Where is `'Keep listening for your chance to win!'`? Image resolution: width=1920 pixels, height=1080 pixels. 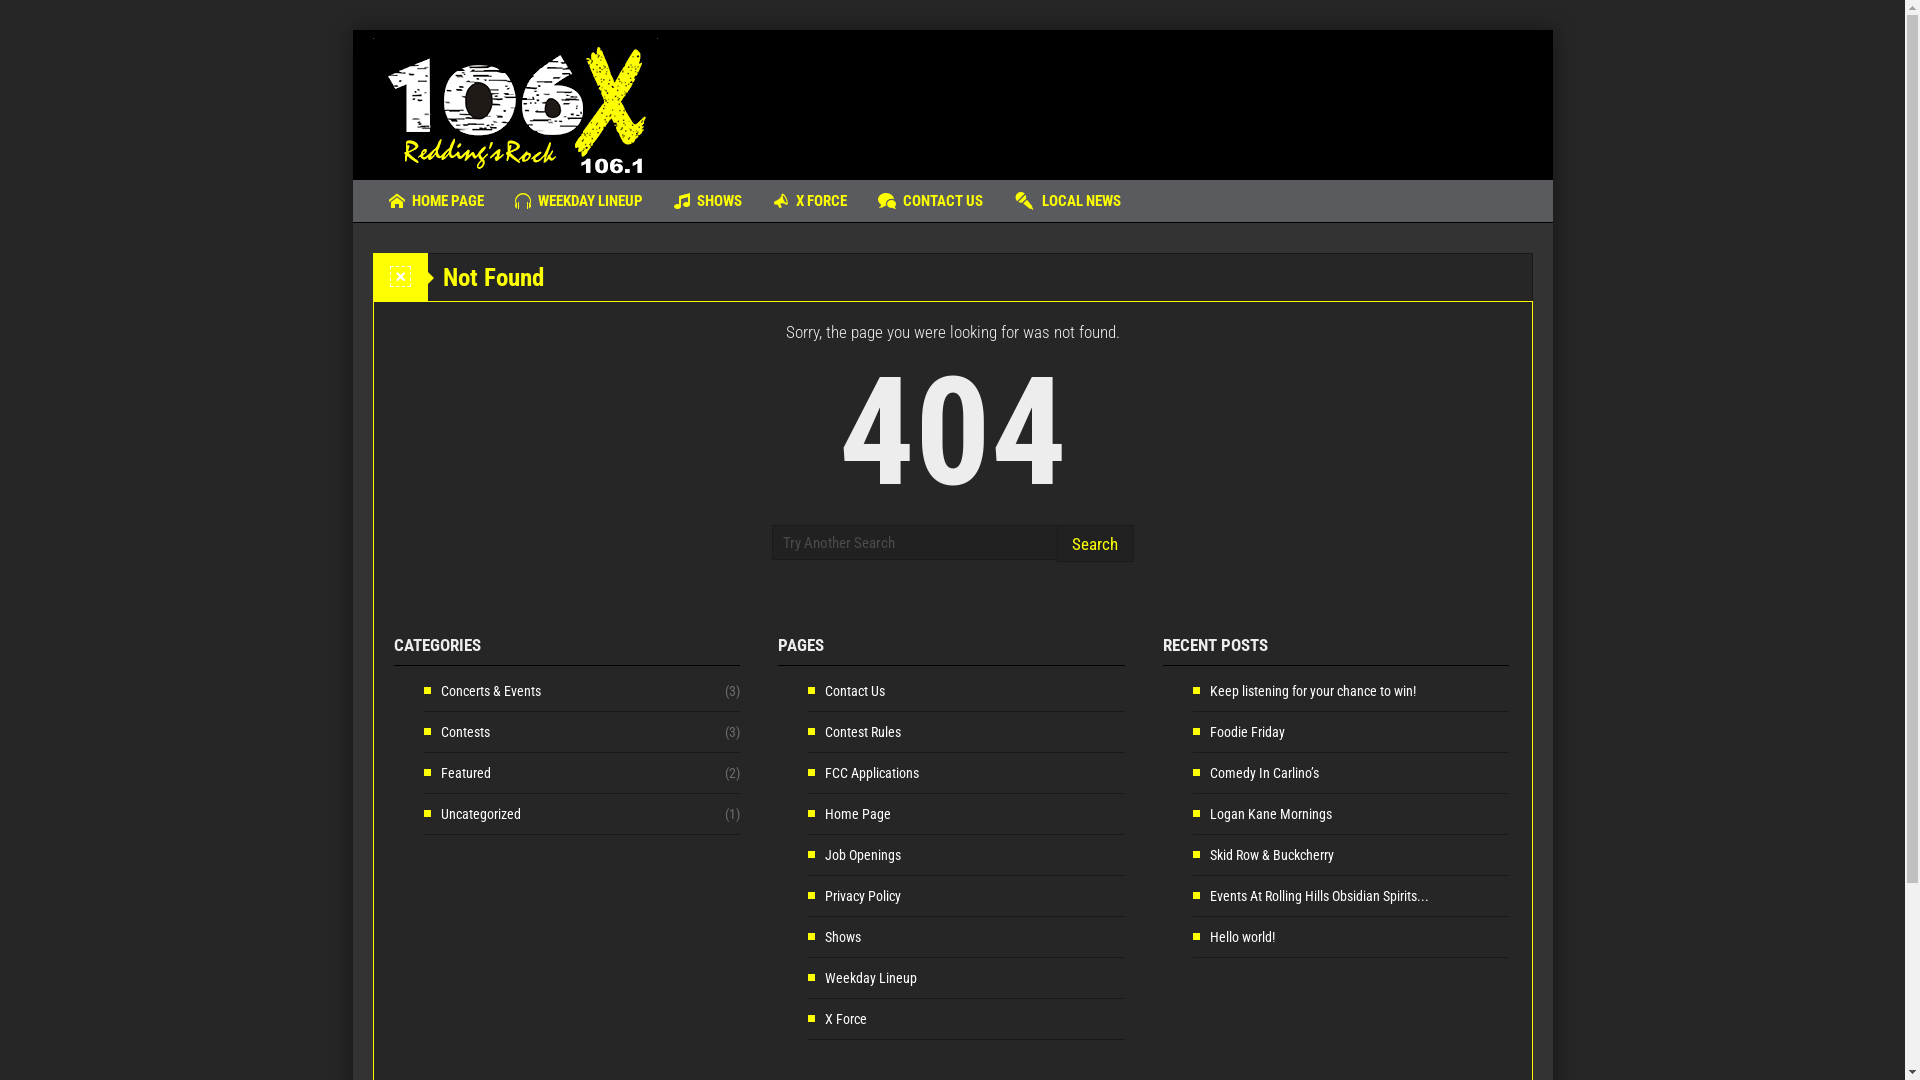
'Keep listening for your chance to win!' is located at coordinates (1304, 689).